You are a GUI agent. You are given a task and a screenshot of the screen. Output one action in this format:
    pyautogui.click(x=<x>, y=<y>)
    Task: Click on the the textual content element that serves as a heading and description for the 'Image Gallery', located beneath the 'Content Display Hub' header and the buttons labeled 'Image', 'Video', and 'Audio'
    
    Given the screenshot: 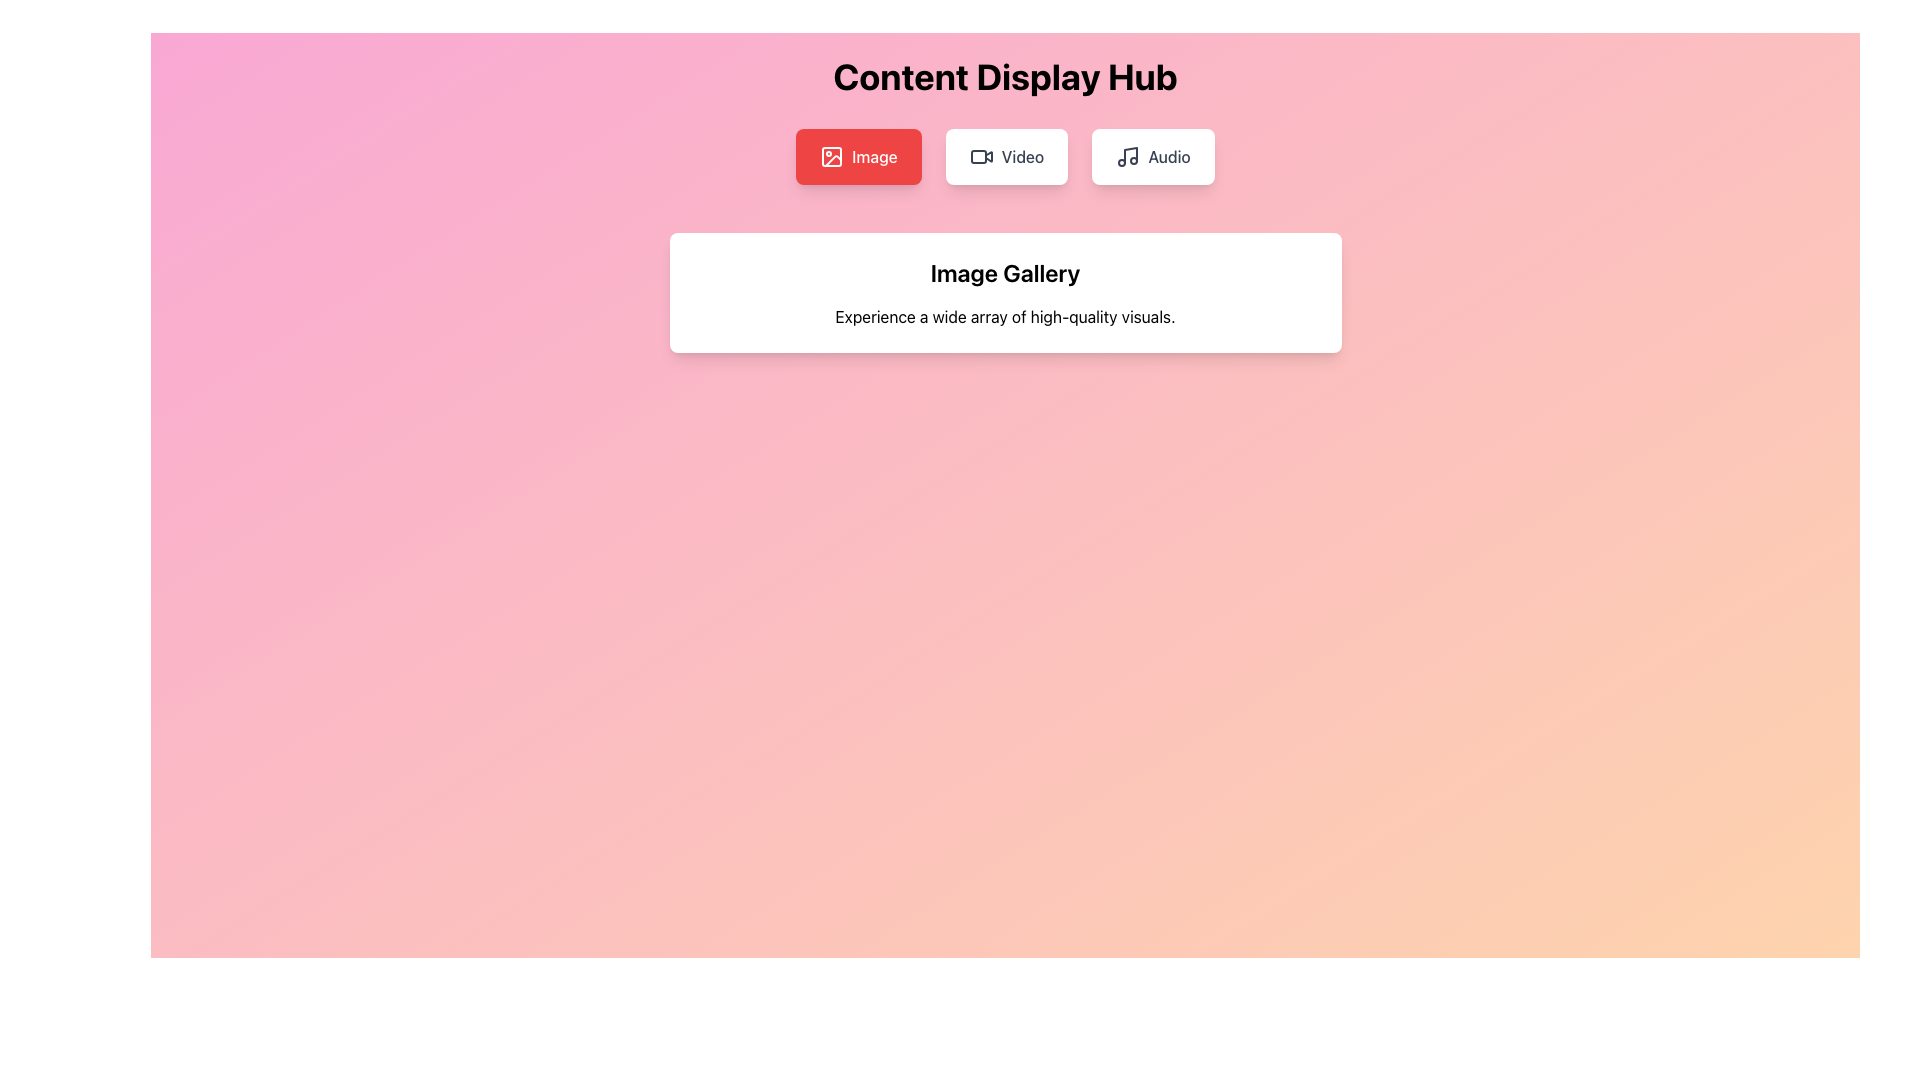 What is the action you would take?
    pyautogui.click(x=1005, y=293)
    